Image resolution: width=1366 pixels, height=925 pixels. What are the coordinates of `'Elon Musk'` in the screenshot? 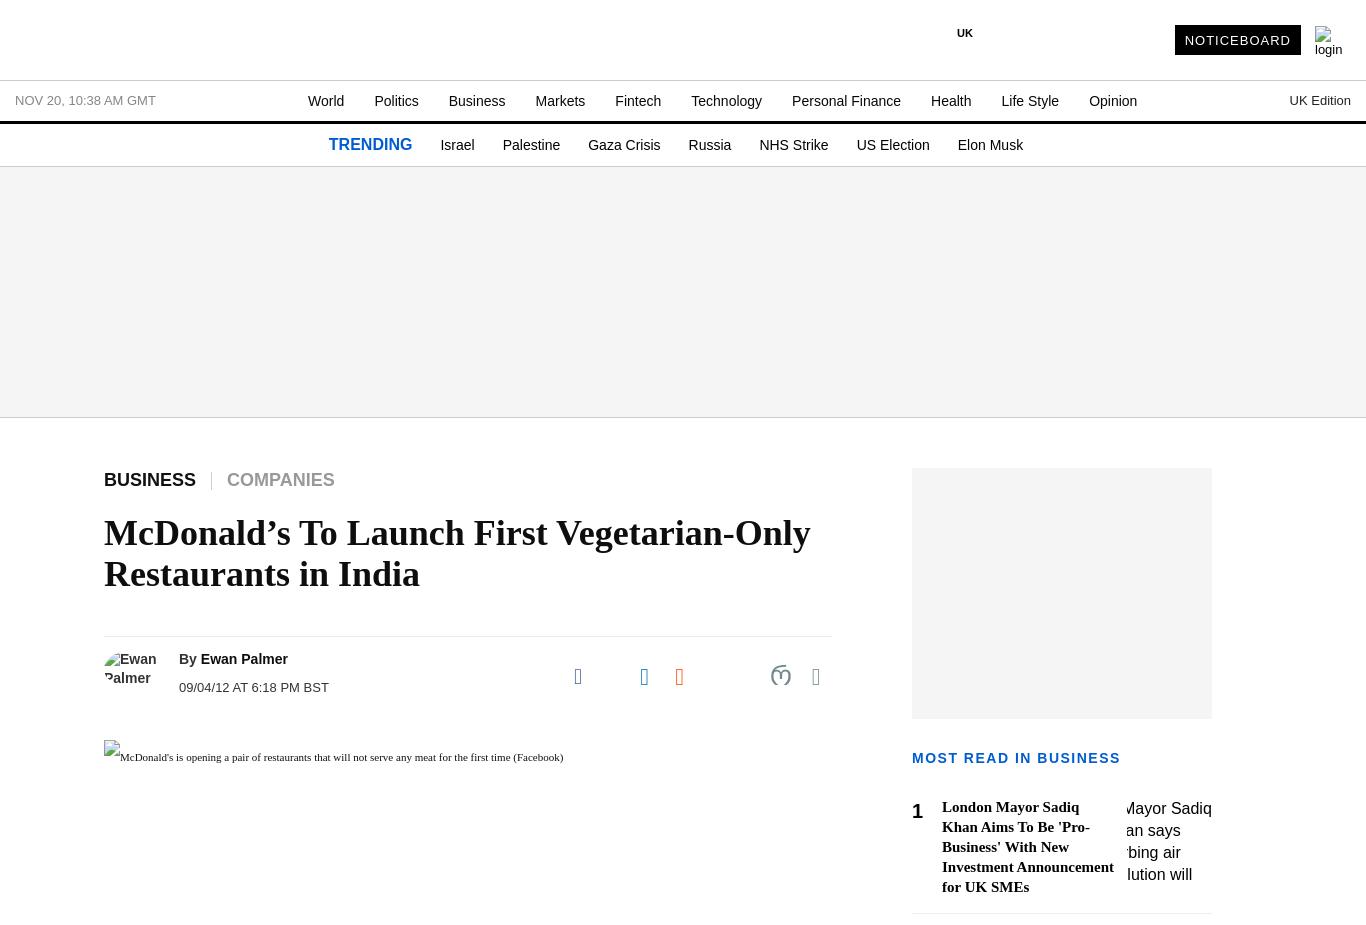 It's located at (989, 144).